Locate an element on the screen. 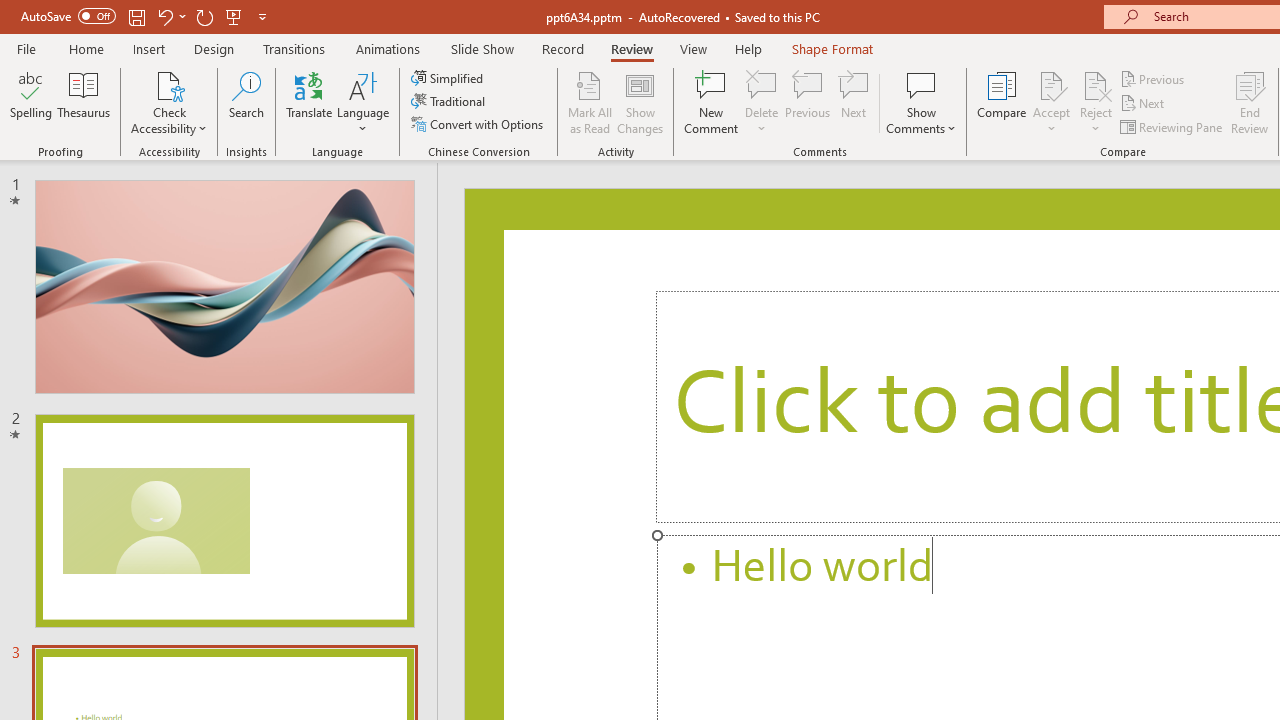 This screenshot has height=720, width=1280. 'Slide Show' is located at coordinates (481, 48).